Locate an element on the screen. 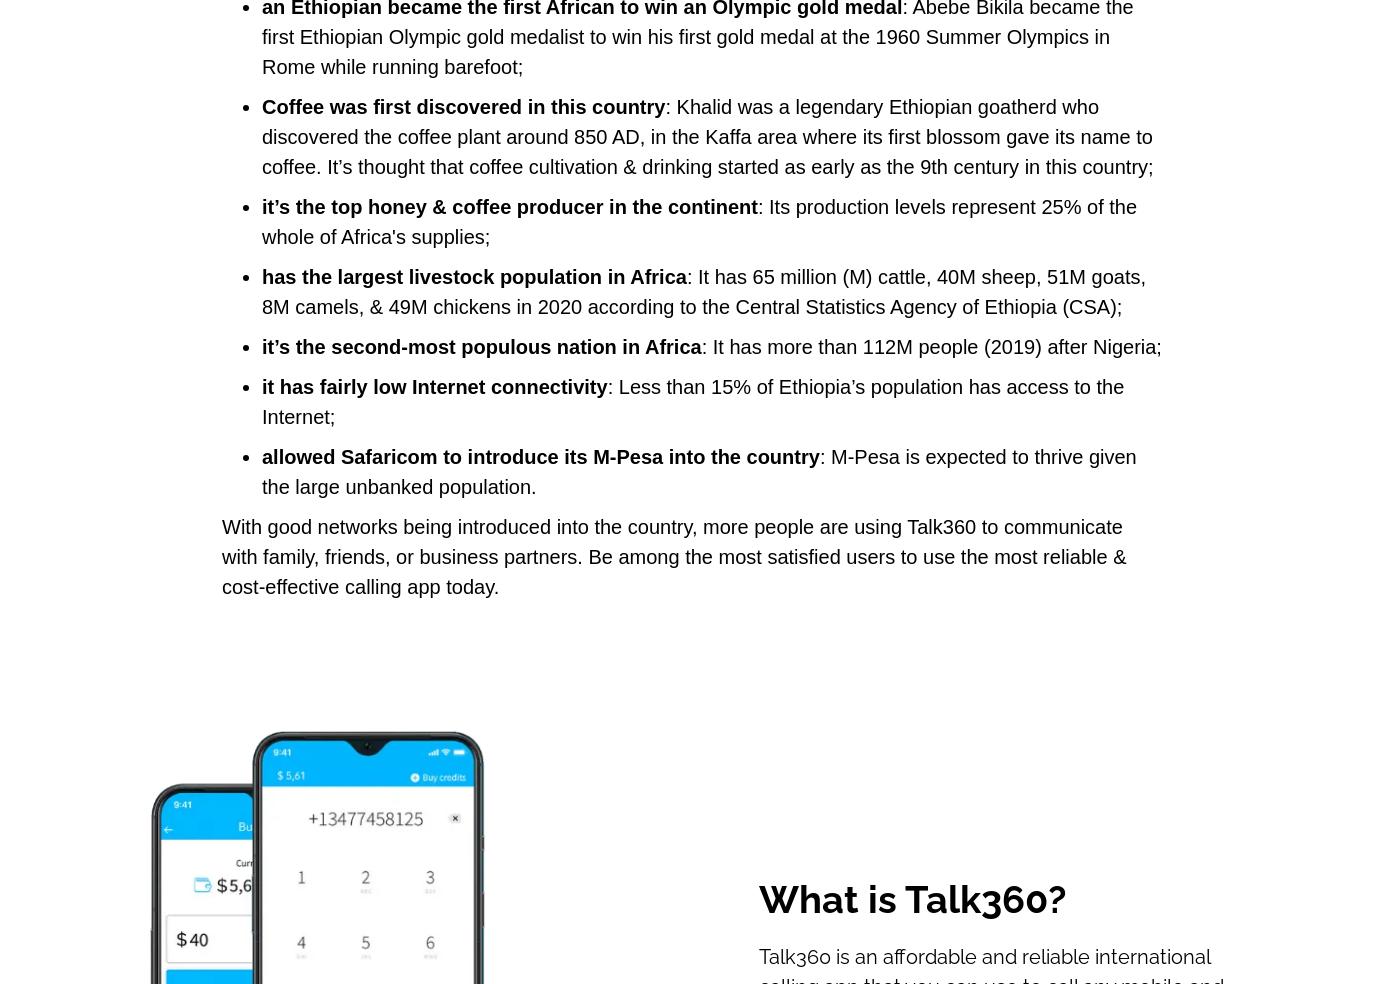 The height and width of the screenshot is (984, 1384). ': M-Pesa is expected to thrive given the large unbanked population.' is located at coordinates (698, 472).